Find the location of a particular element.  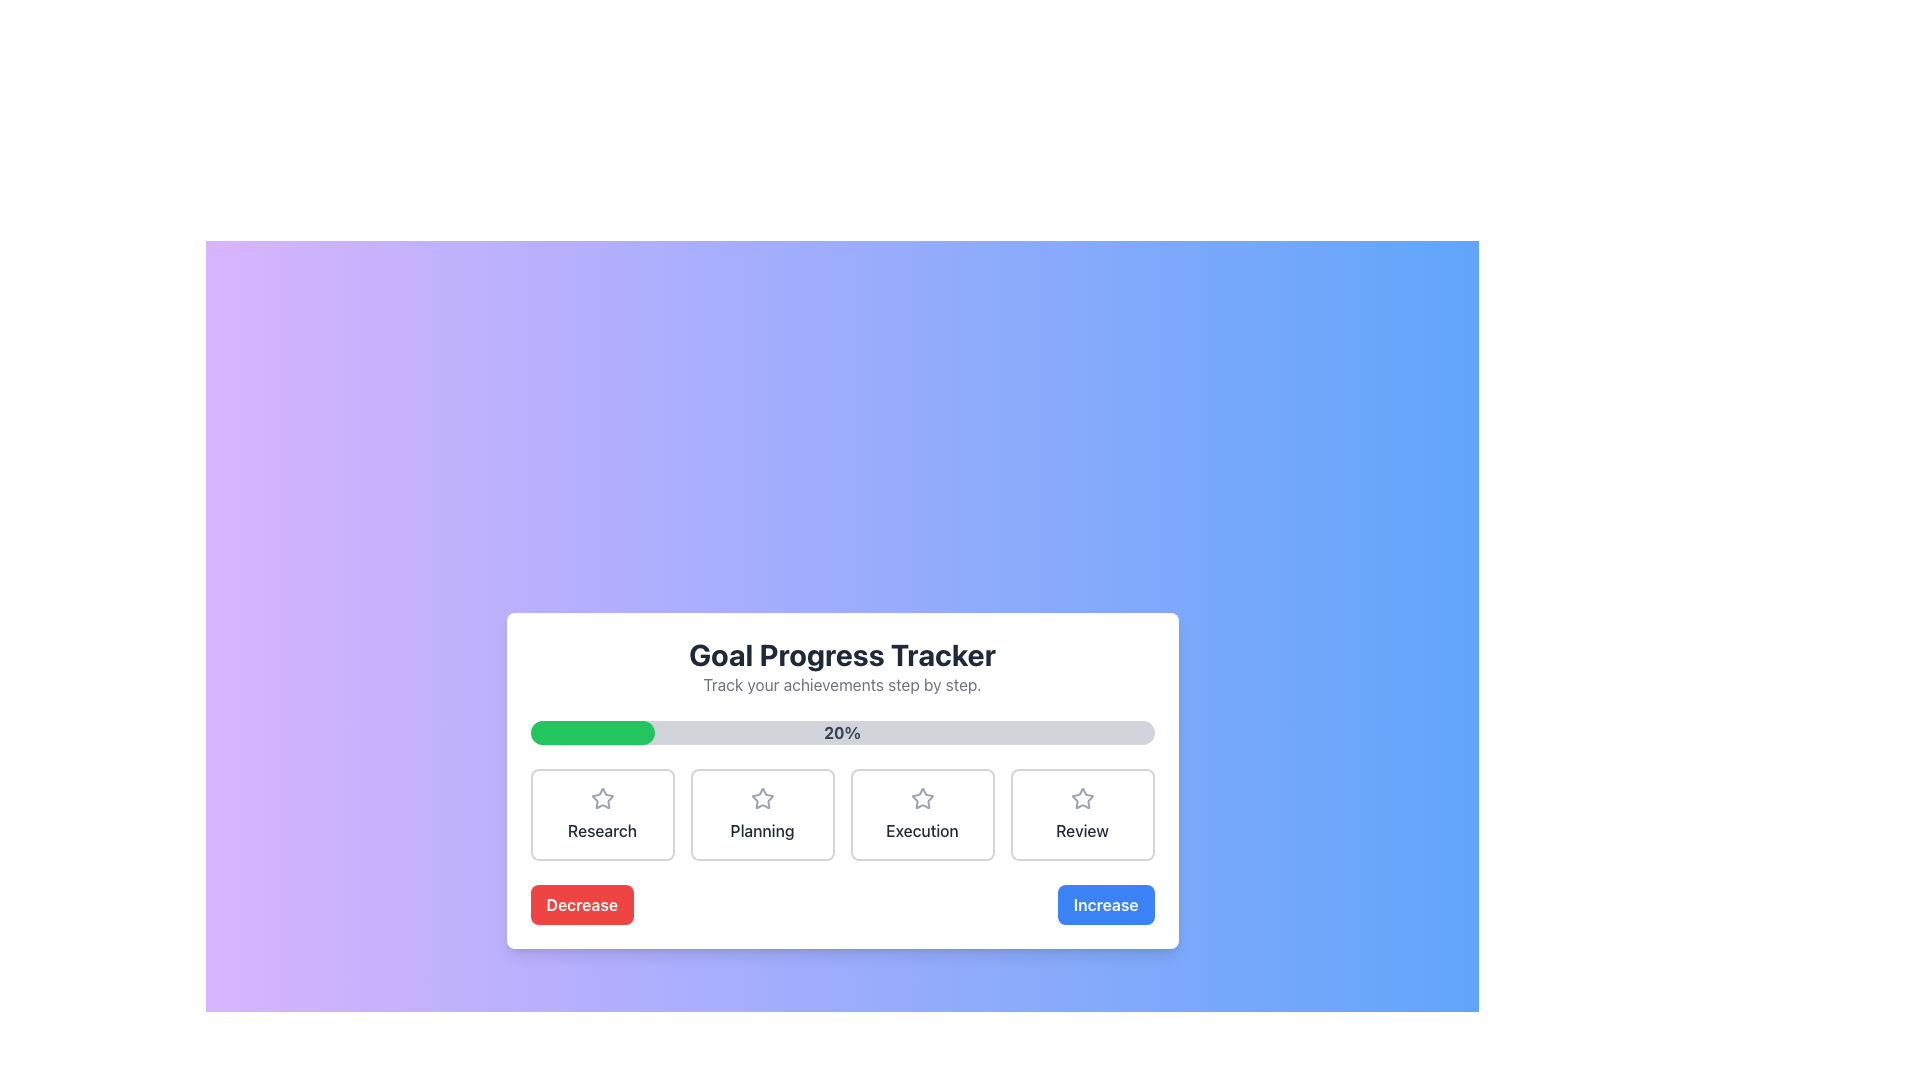

the five-pointed star icon styled with an outlined design, located within the 'Review' card in the bottom right corner of the grid is located at coordinates (1081, 797).